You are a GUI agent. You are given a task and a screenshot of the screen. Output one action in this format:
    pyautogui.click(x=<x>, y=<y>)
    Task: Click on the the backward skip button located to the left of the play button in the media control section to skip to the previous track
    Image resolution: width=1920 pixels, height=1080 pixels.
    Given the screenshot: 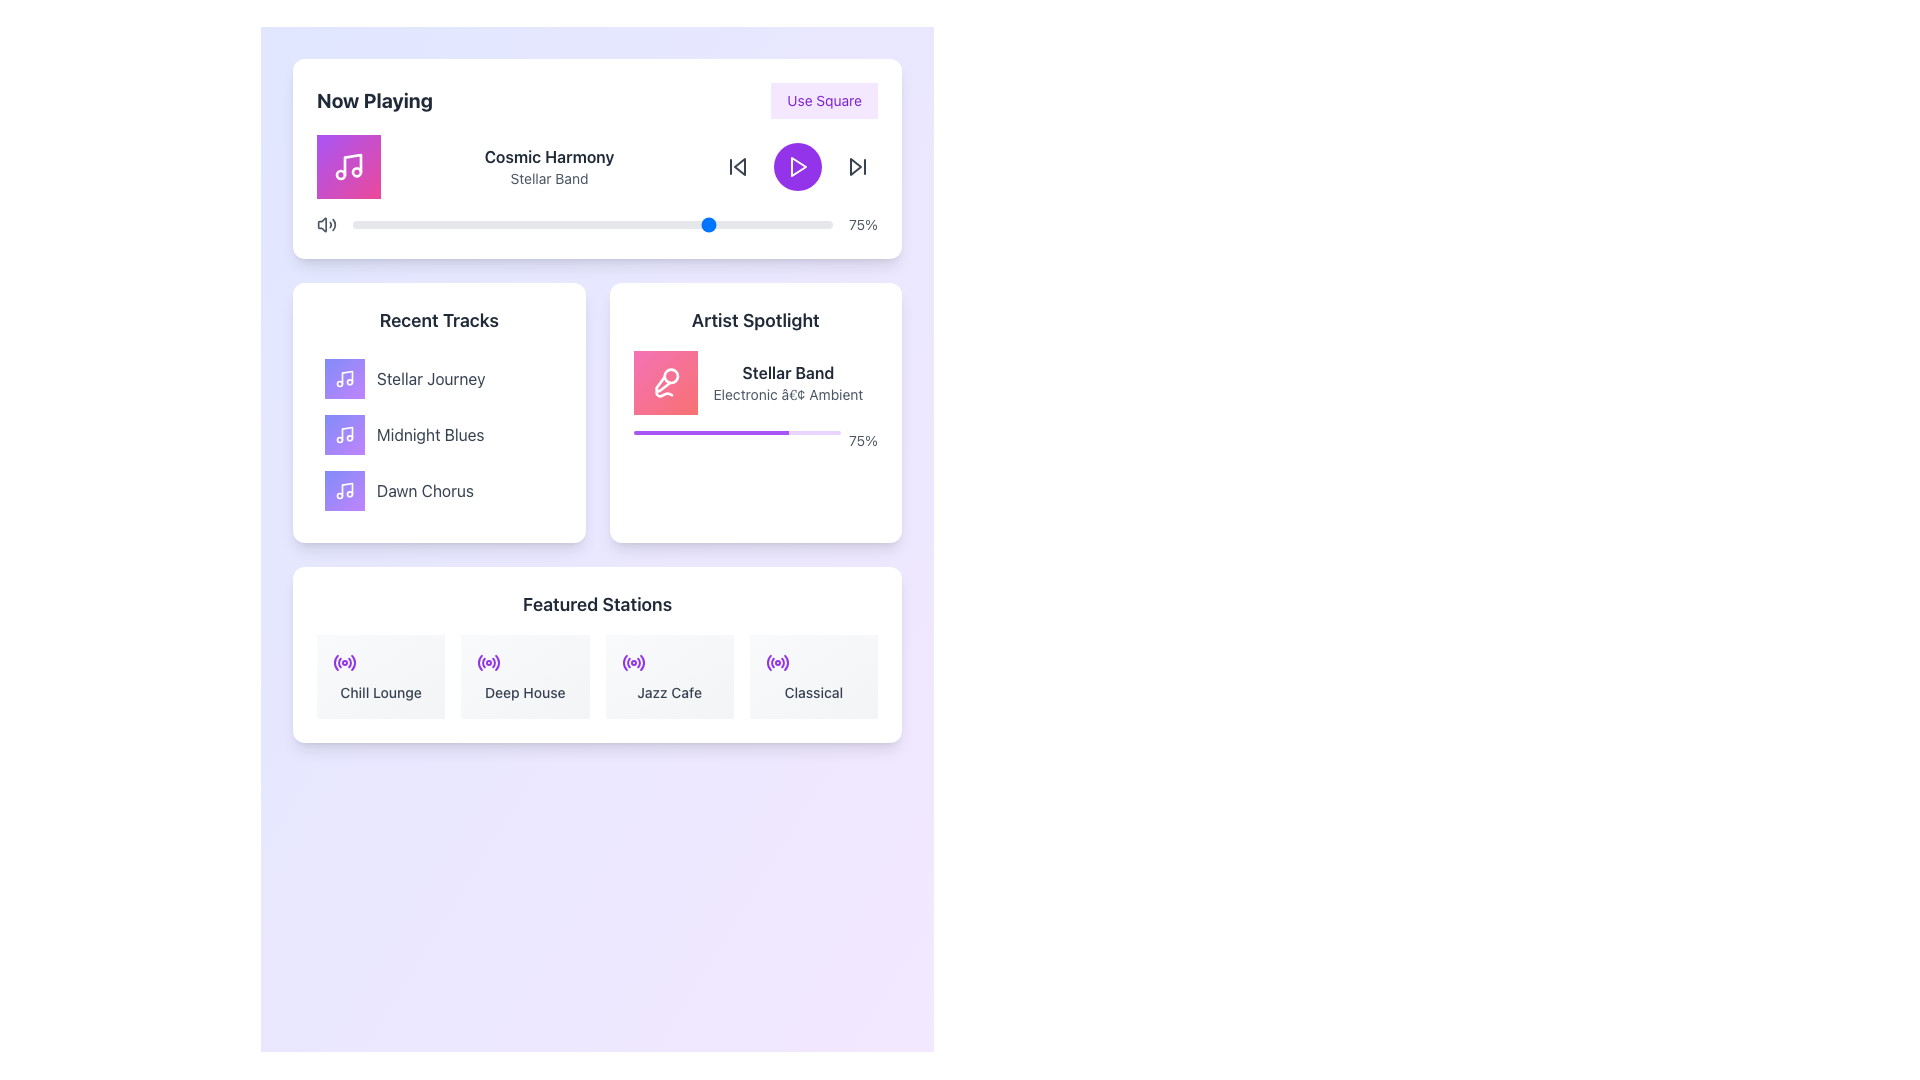 What is the action you would take?
    pyautogui.click(x=737, y=165)
    